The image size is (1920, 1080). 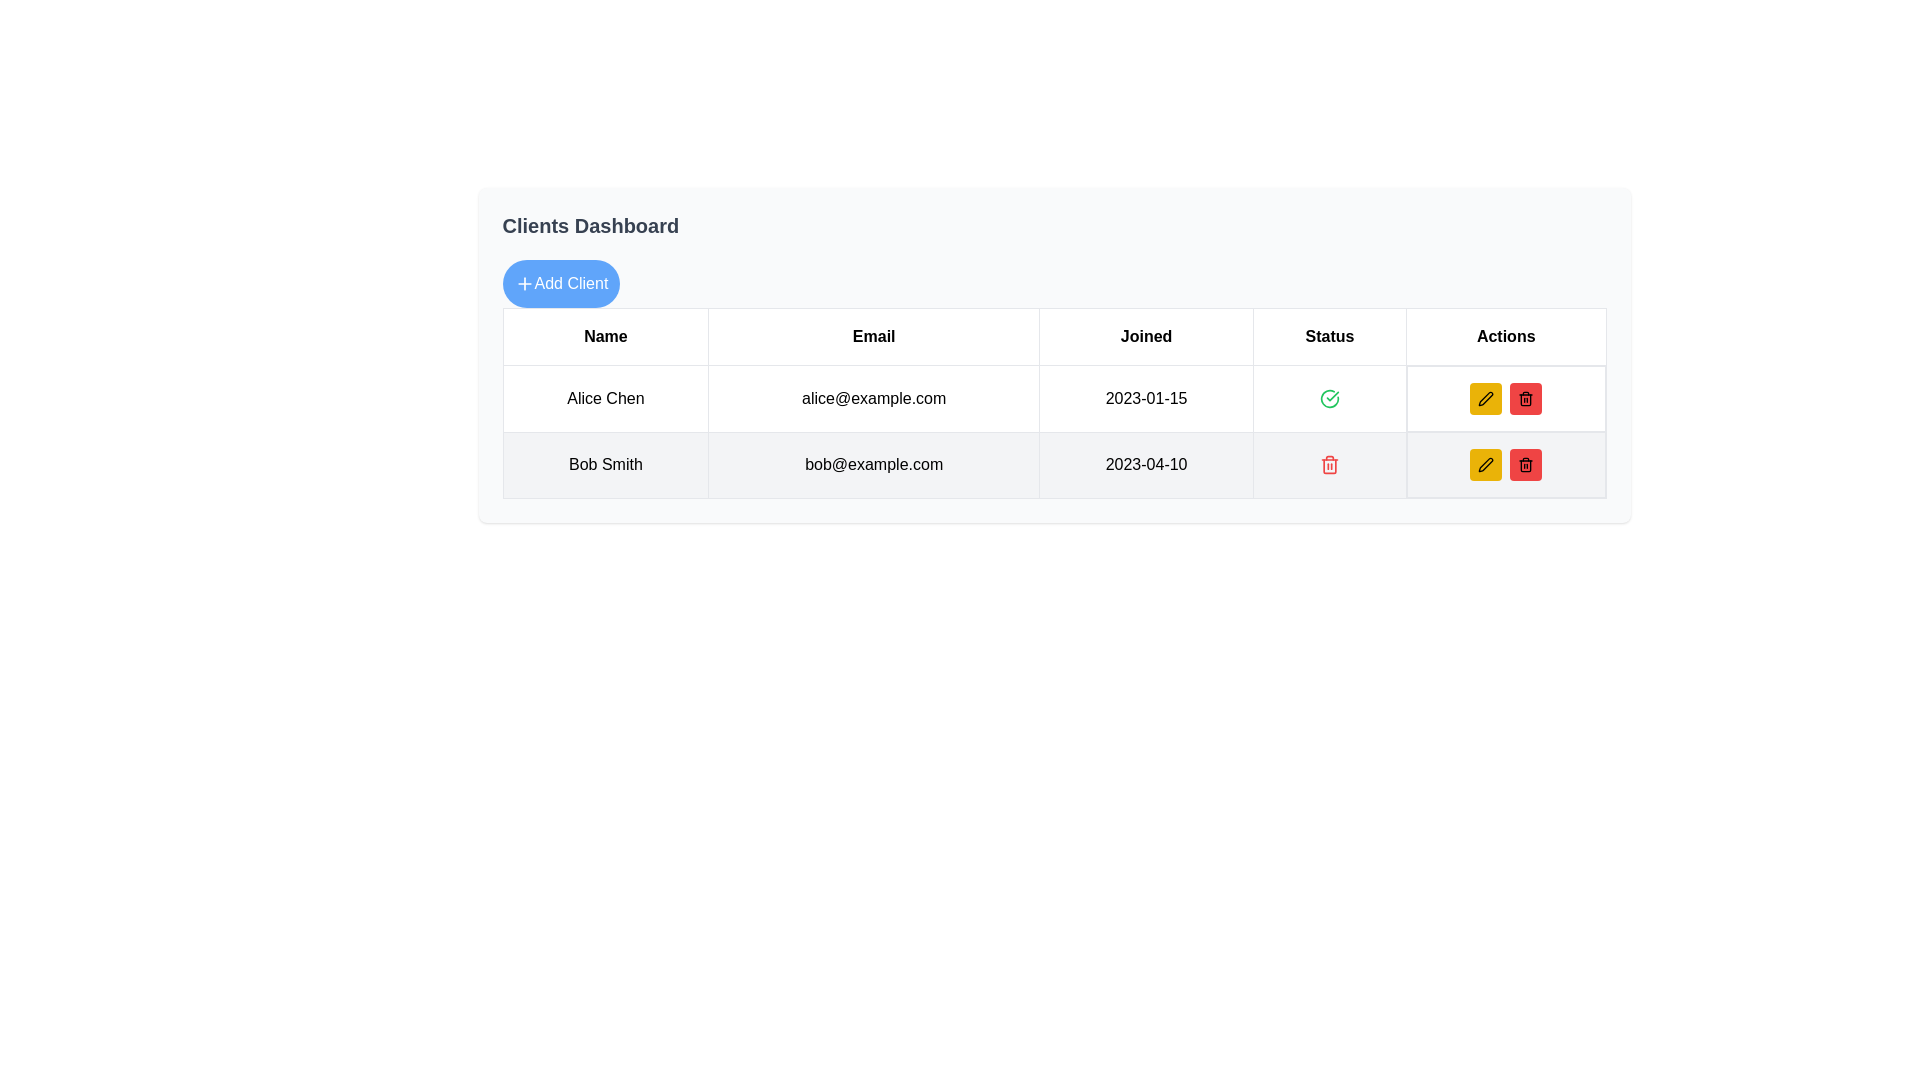 What do you see at coordinates (1486, 398) in the screenshot?
I see `the pen icon with a yellow background located in the 'Actions' column of the second row, corresponding to the user 'Bob Smith'` at bounding box center [1486, 398].